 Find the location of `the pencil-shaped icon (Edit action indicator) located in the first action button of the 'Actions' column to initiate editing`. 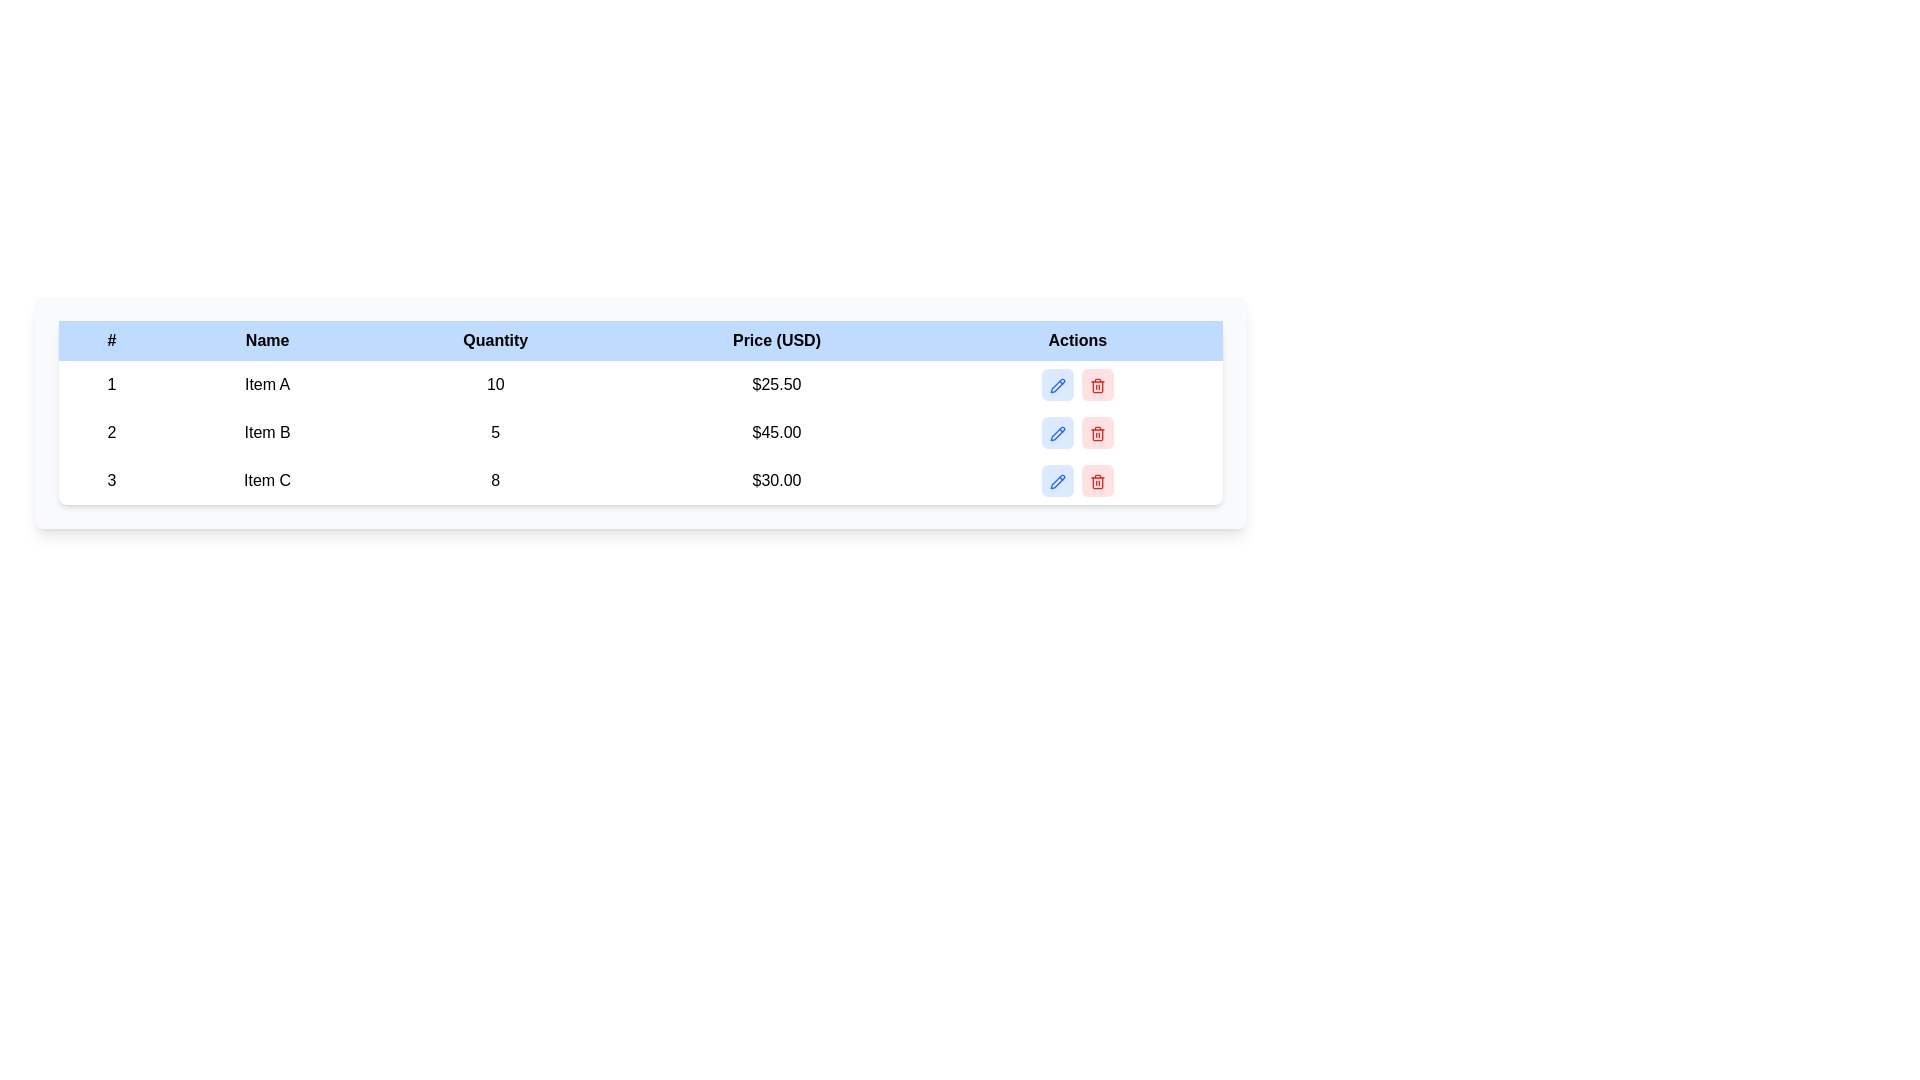

the pencil-shaped icon (Edit action indicator) located in the first action button of the 'Actions' column to initiate editing is located at coordinates (1056, 481).